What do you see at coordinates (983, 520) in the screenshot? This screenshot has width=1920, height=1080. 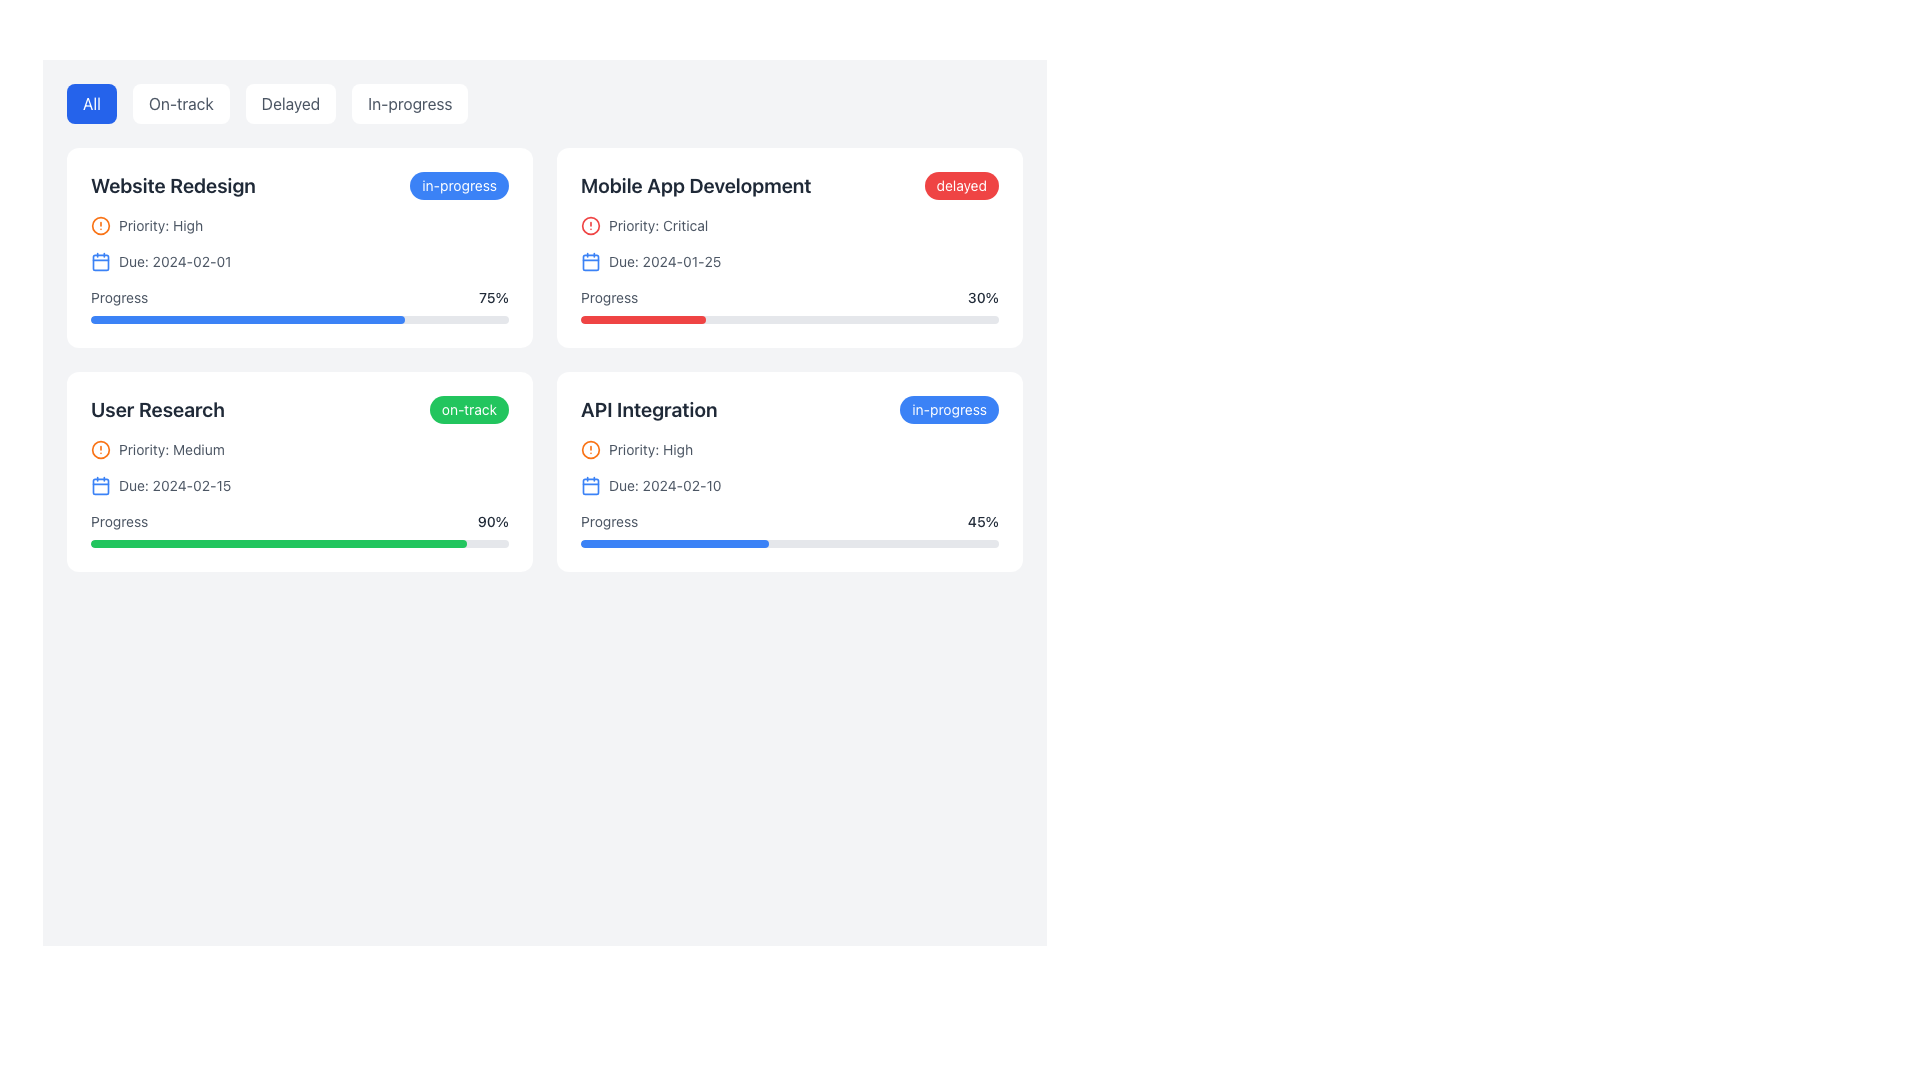 I see `the static text element that indicates the progress metric, located in the bottom-right quadrant of the 'API Integration' card` at bounding box center [983, 520].